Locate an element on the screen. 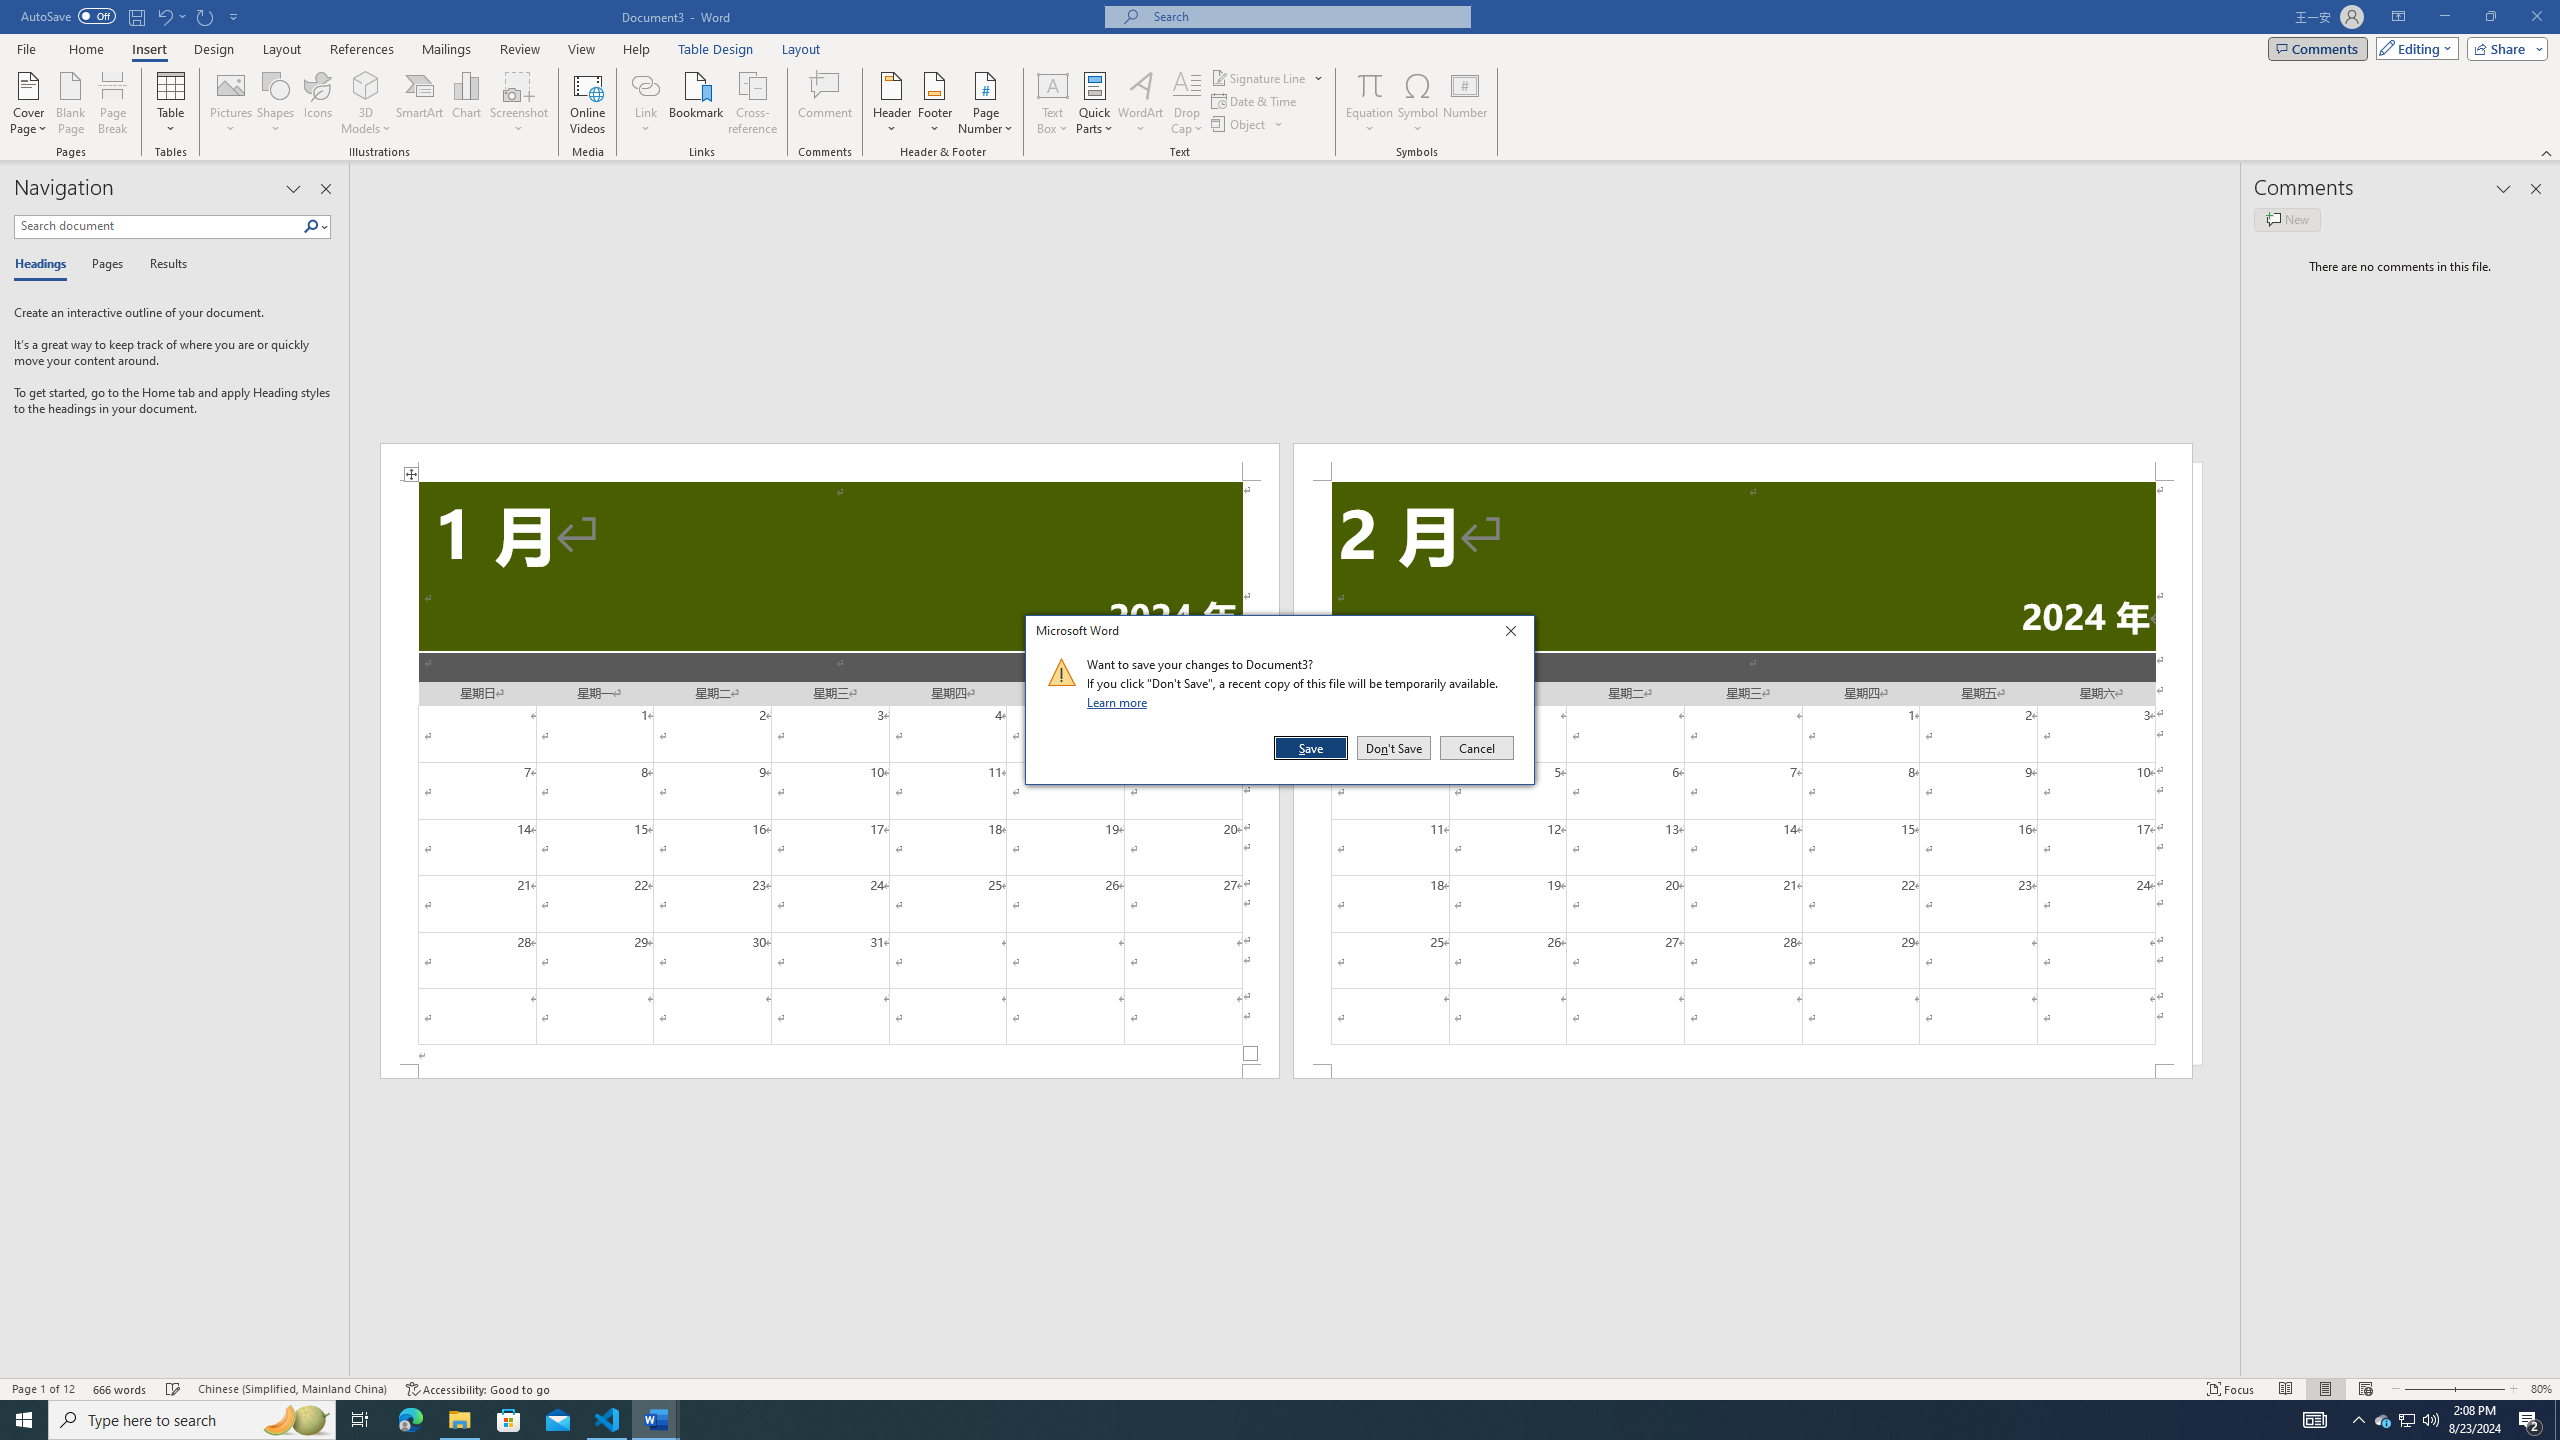 This screenshot has width=2560, height=1440. 'Number...' is located at coordinates (1464, 103).